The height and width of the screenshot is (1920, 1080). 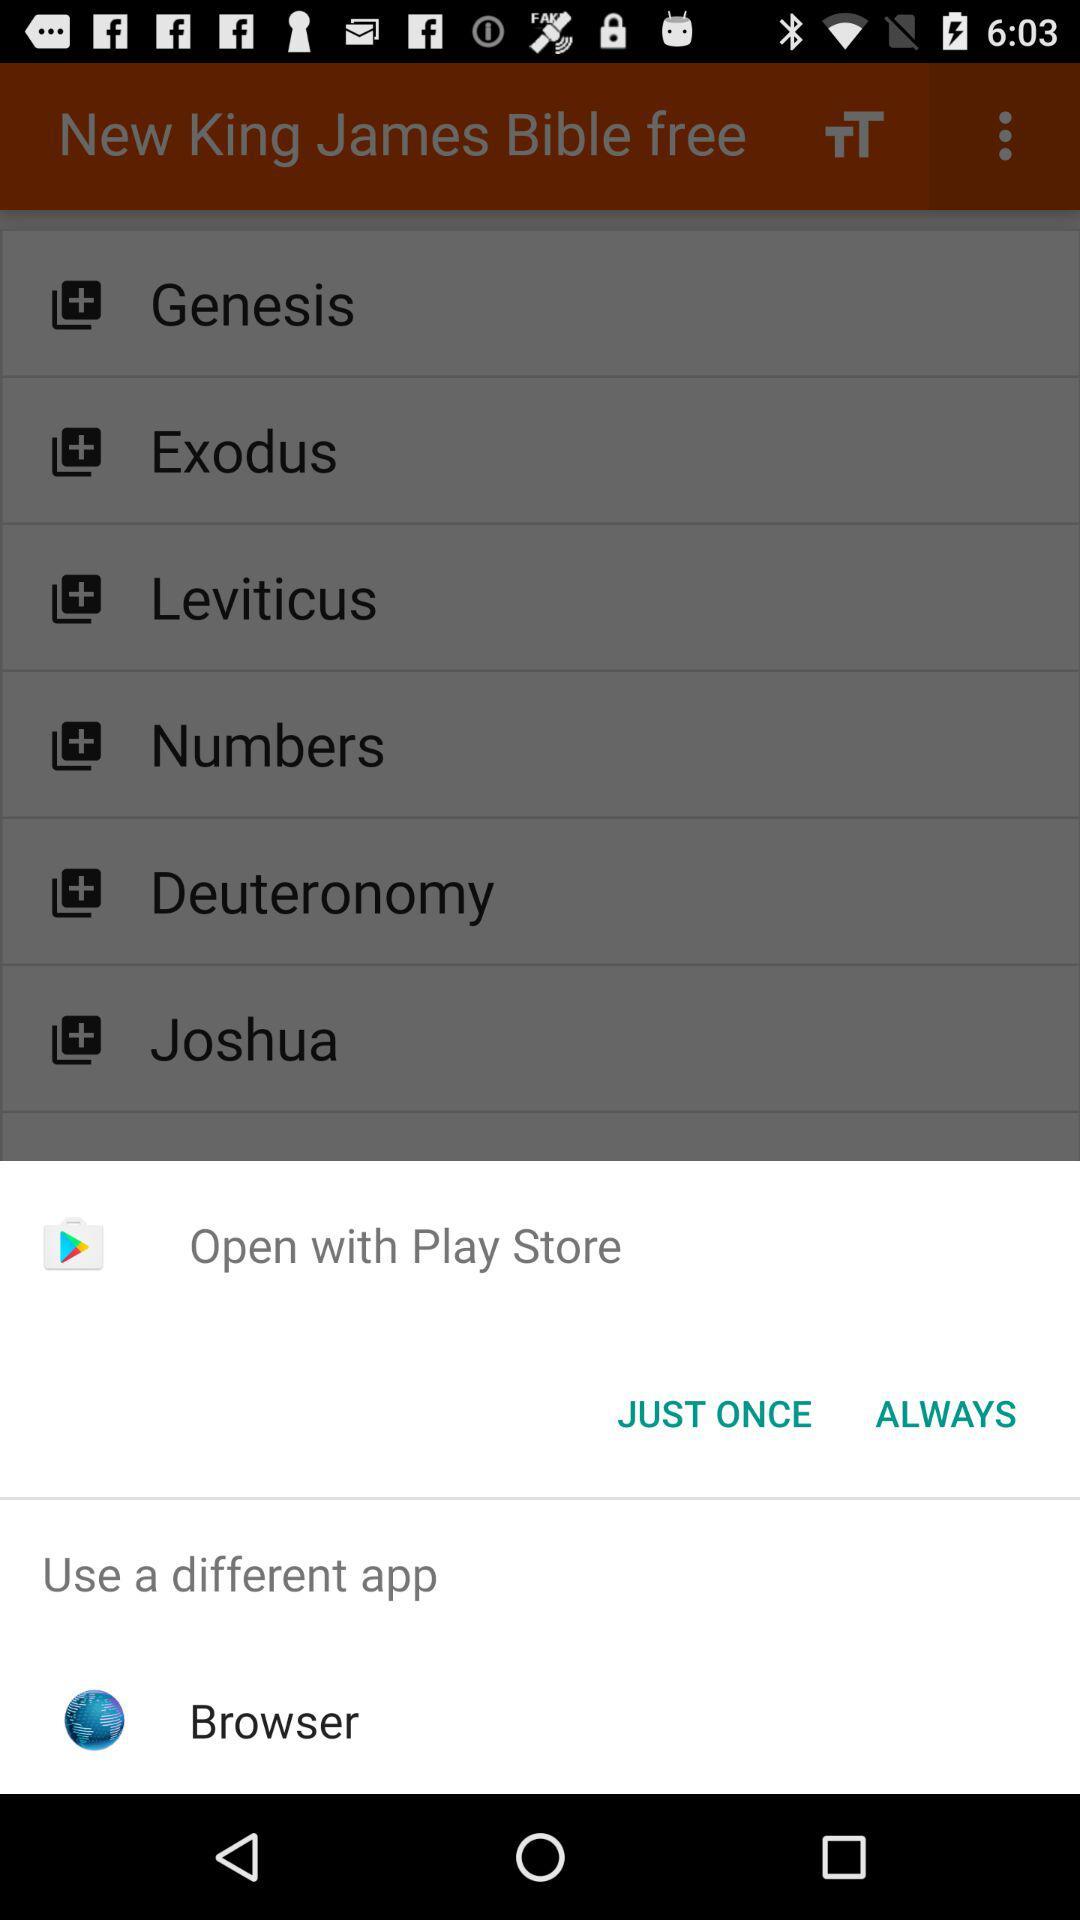 What do you see at coordinates (540, 1572) in the screenshot?
I see `the use a different app` at bounding box center [540, 1572].